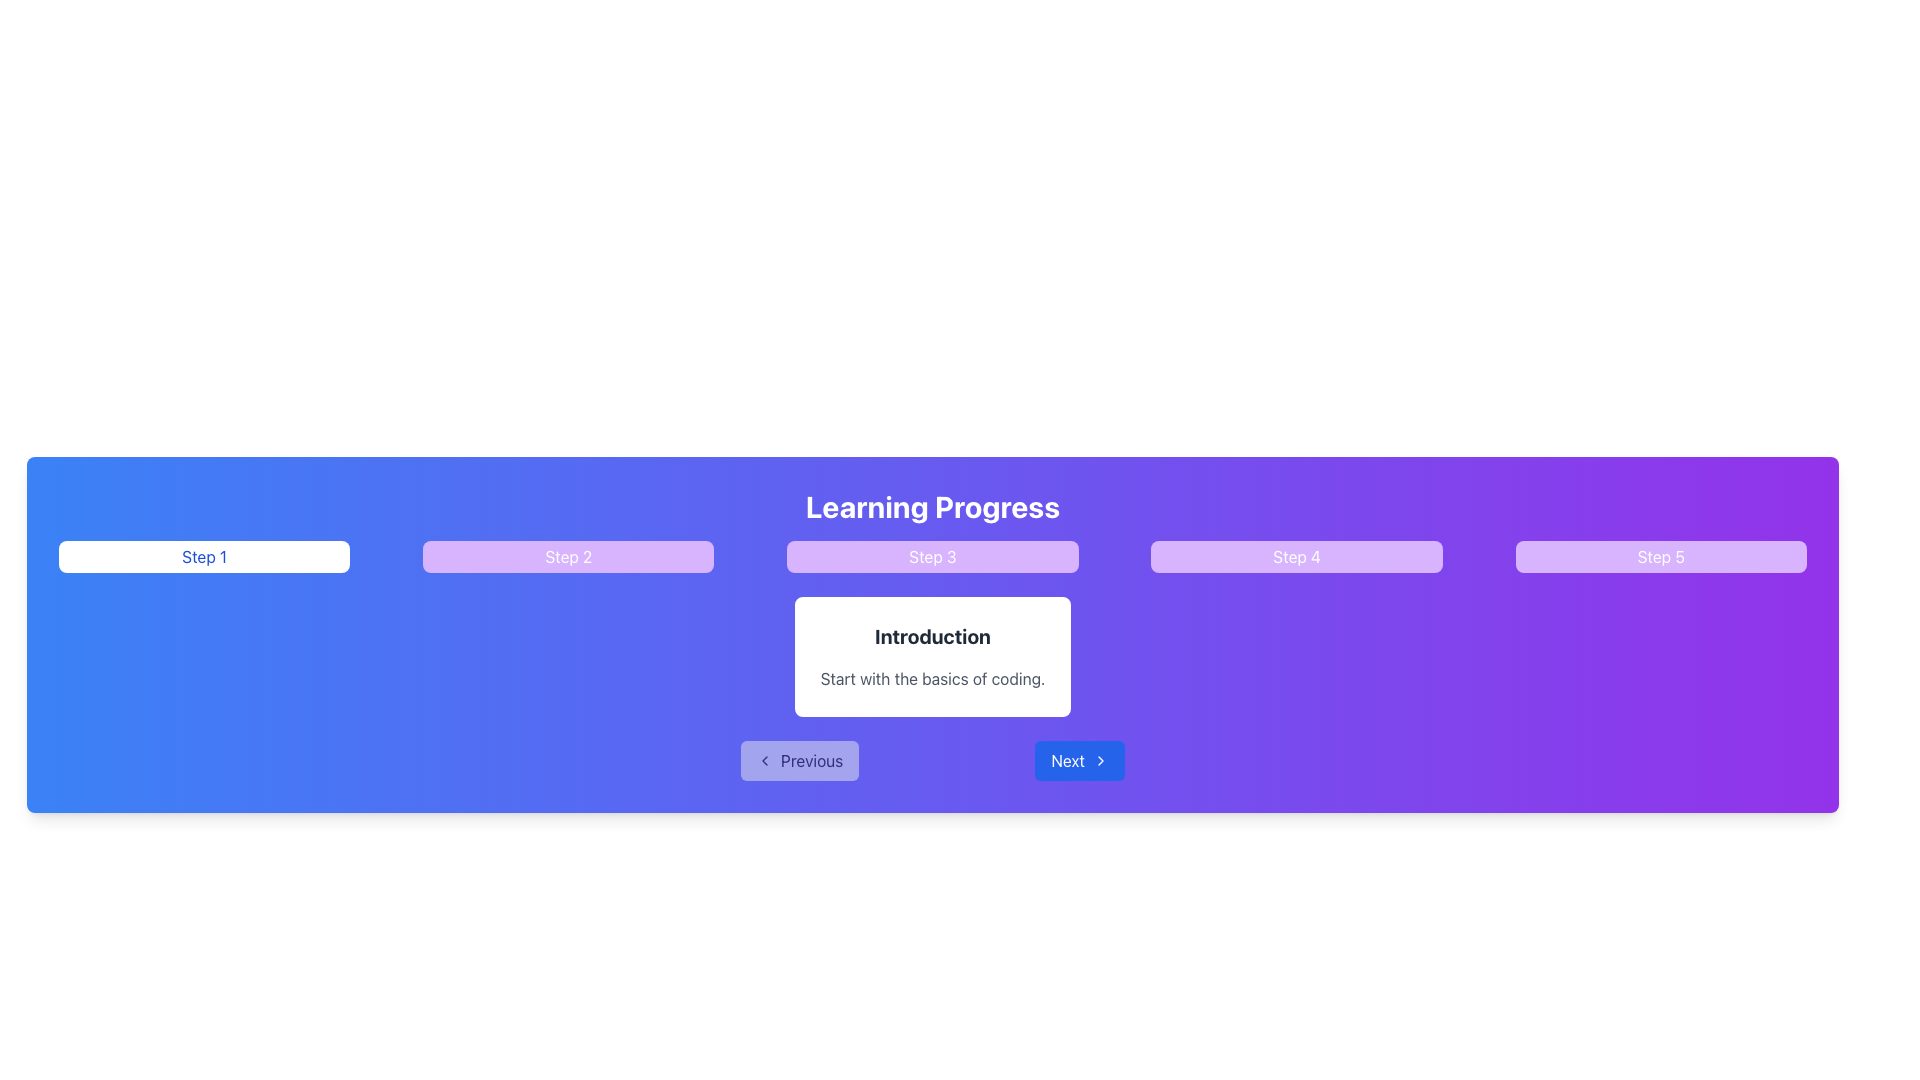  I want to click on the 'Learning Progress' heading, which is displayed in large, bold white font at the top of the stepper interface, with a gradient blue and purple background, so click(931, 505).